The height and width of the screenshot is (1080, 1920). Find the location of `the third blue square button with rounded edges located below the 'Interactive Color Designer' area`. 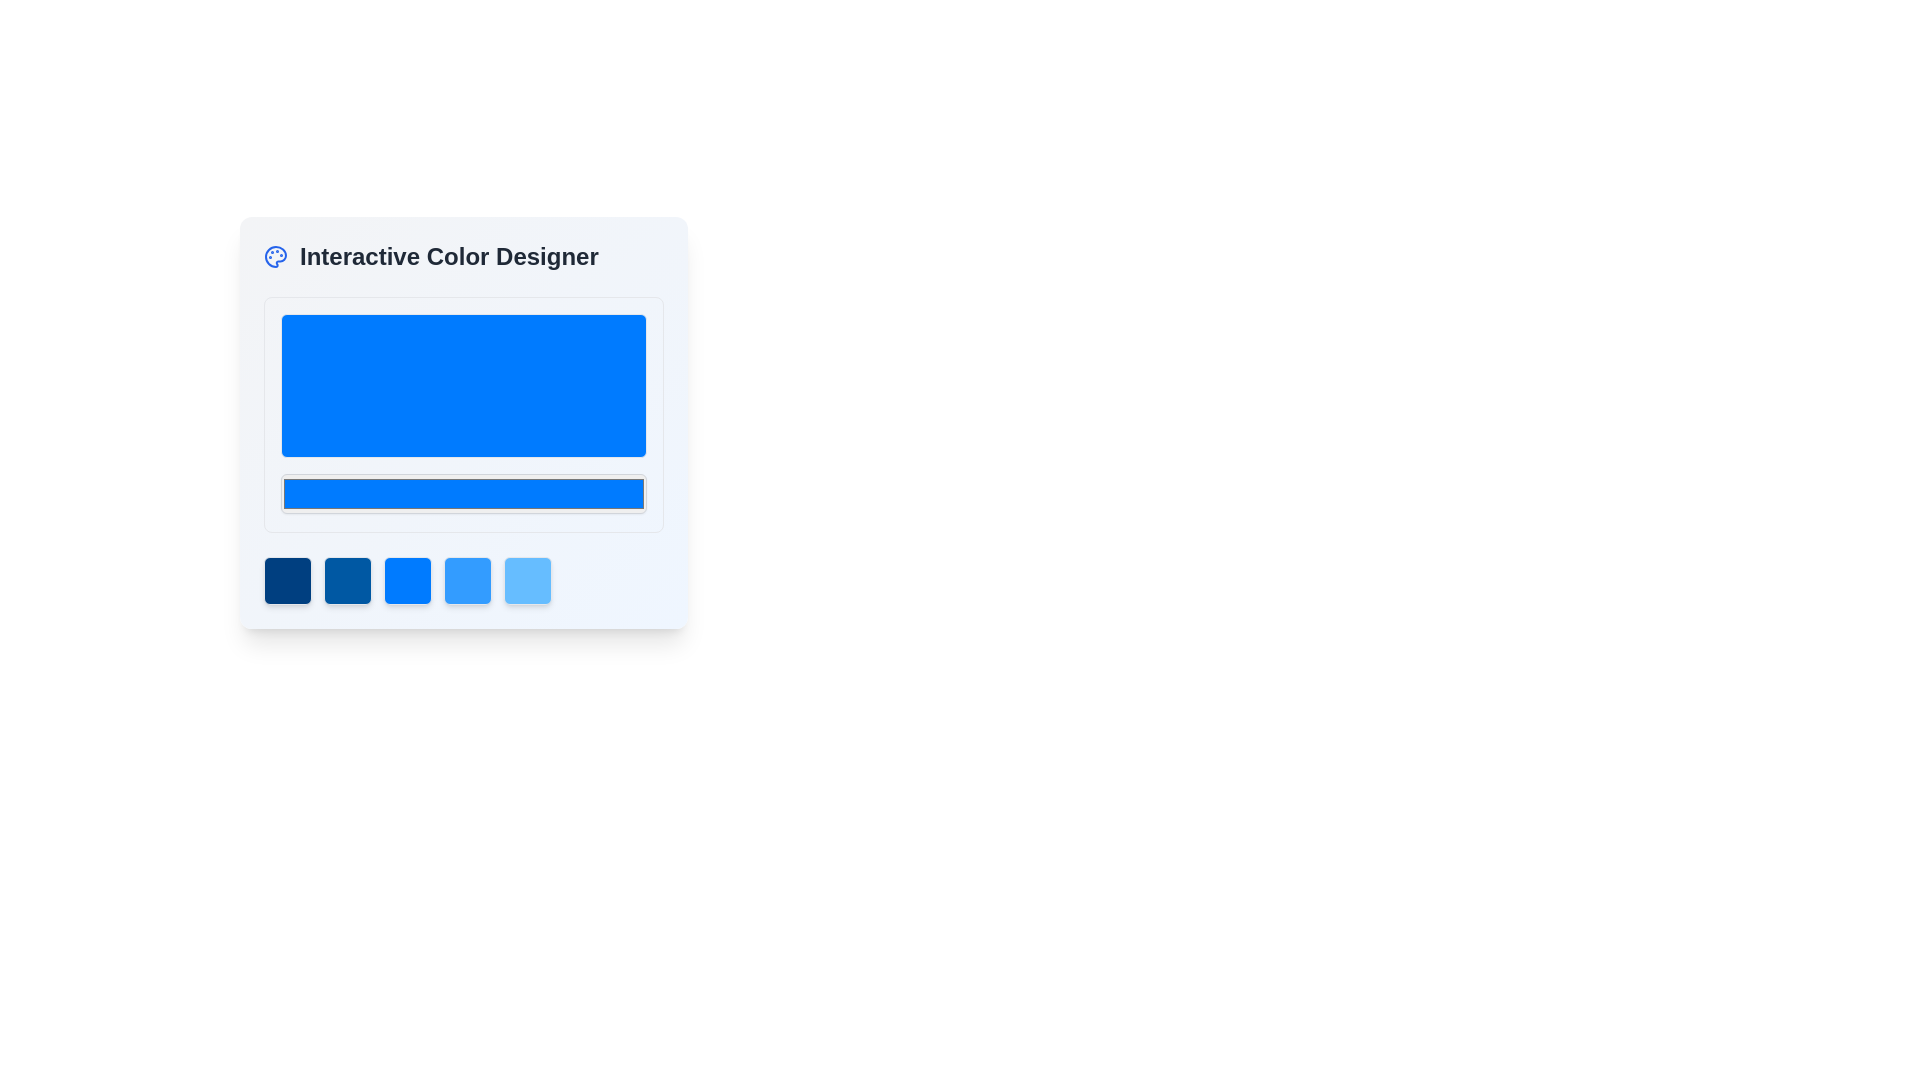

the third blue square button with rounded edges located below the 'Interactive Color Designer' area is located at coordinates (407, 581).